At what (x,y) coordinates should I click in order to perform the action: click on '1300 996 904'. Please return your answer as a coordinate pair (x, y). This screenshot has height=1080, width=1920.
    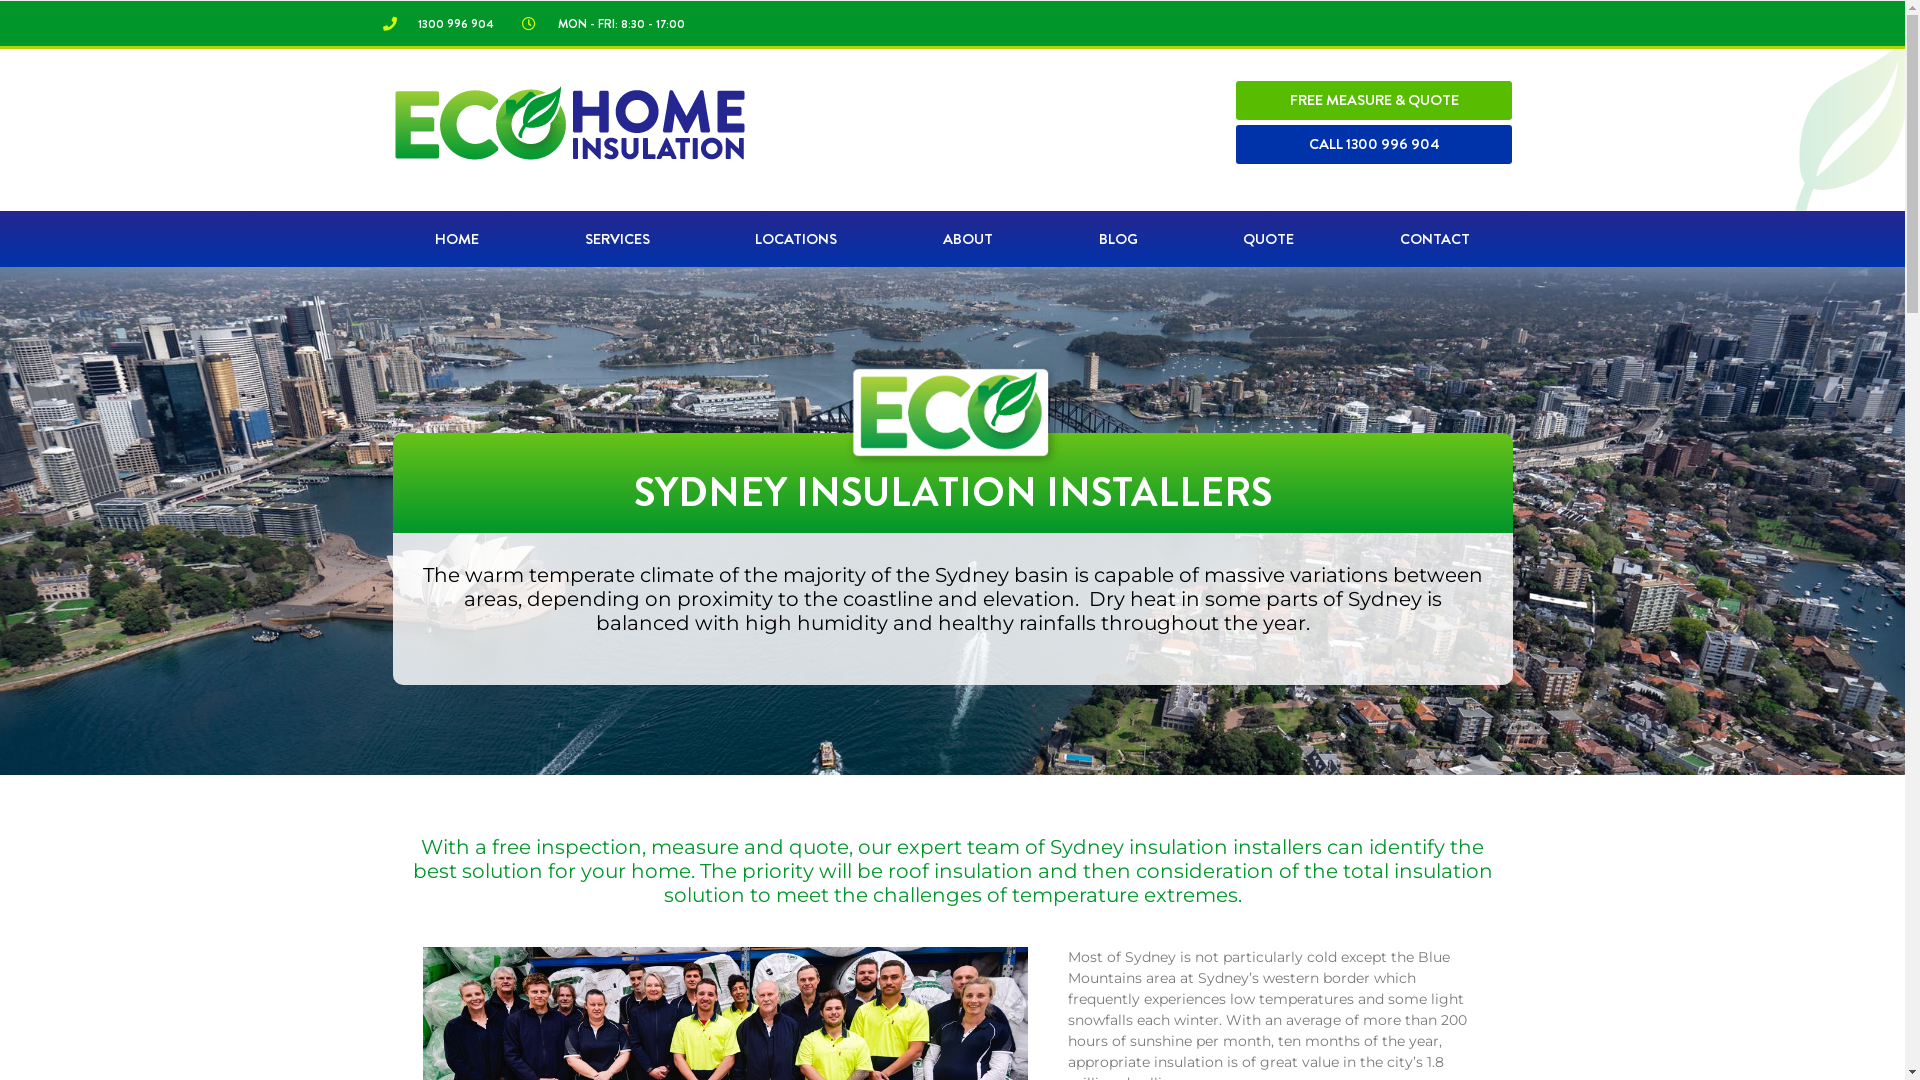
    Looking at the image, I should click on (436, 23).